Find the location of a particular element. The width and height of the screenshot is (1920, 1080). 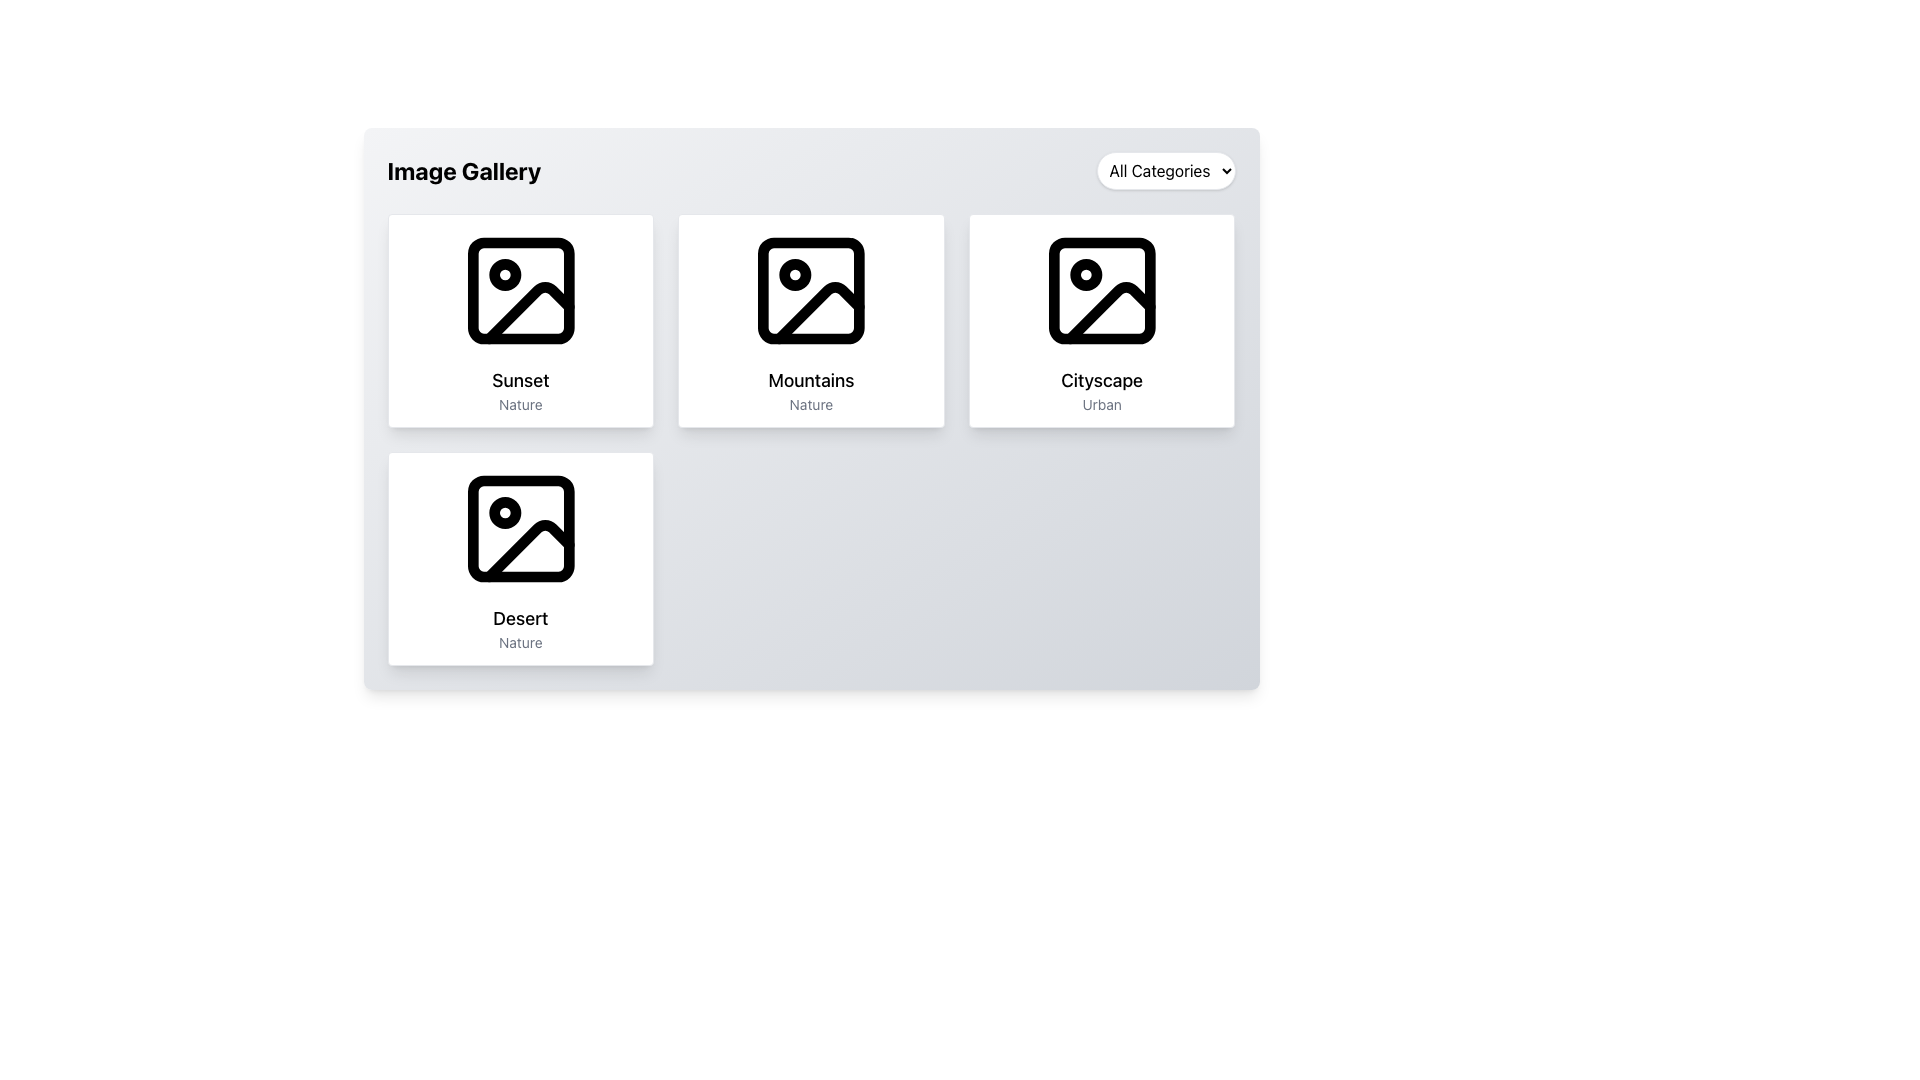

the text label 'Mountains' which is displayed in bold font, positioned below an icon and above the text 'Nature' in the 'Image Gallery' interface is located at coordinates (811, 381).